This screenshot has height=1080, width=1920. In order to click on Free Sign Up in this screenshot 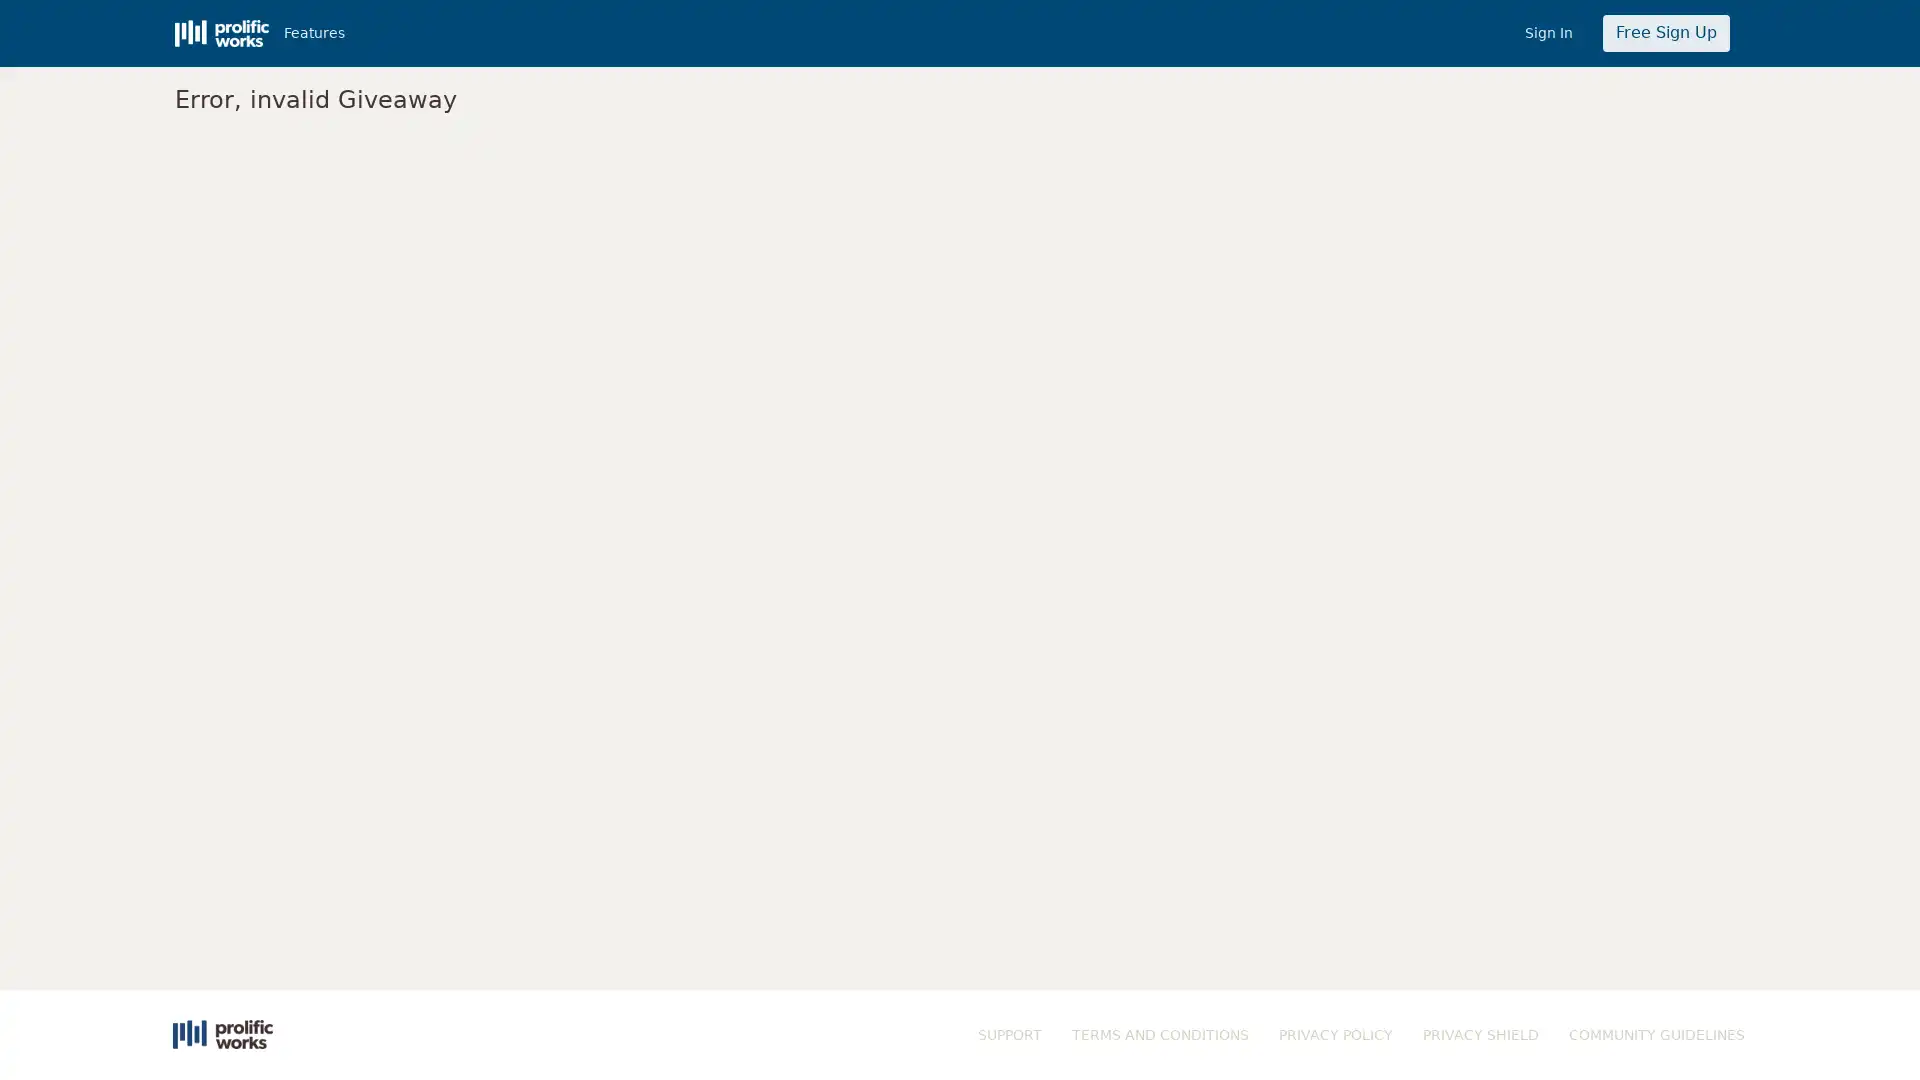, I will do `click(1665, 33)`.